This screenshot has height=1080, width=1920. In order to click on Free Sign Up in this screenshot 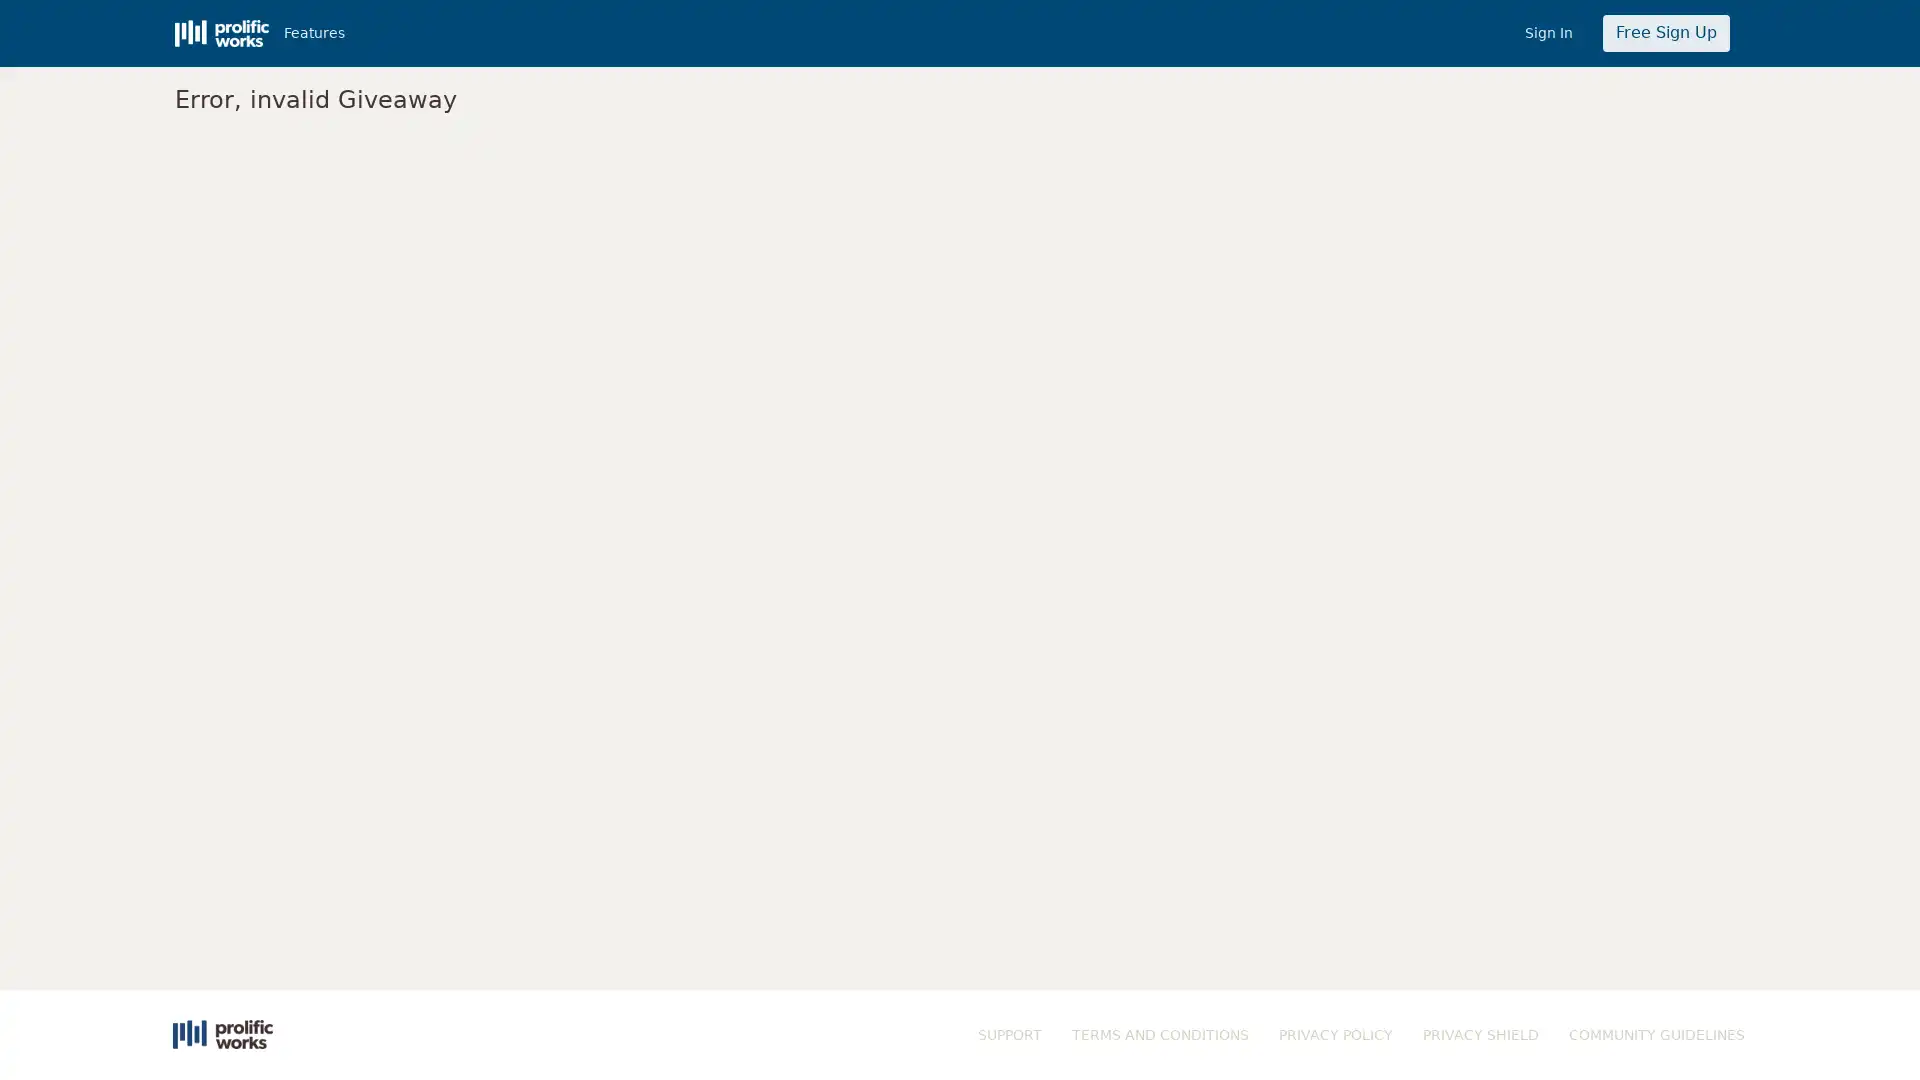, I will do `click(1665, 33)`.